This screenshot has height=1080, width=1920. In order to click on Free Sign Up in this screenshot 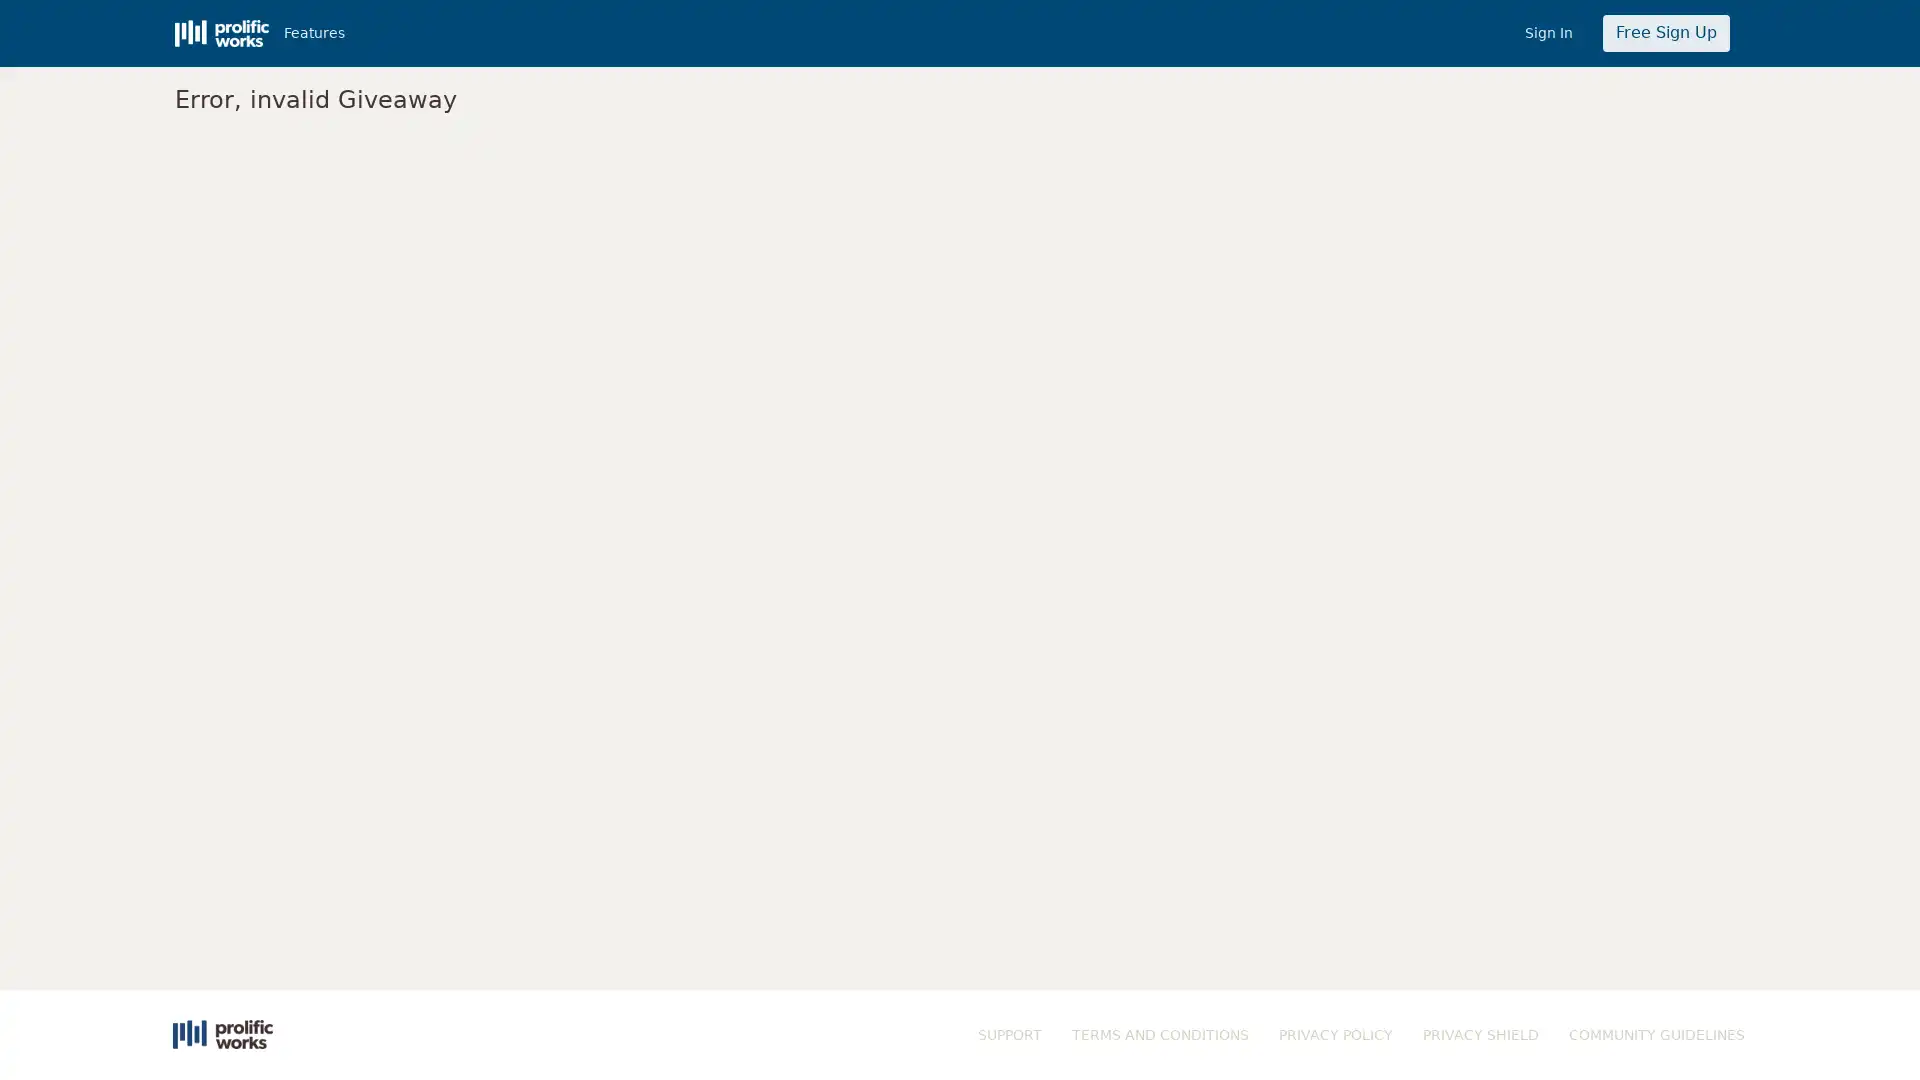, I will do `click(1665, 33)`.